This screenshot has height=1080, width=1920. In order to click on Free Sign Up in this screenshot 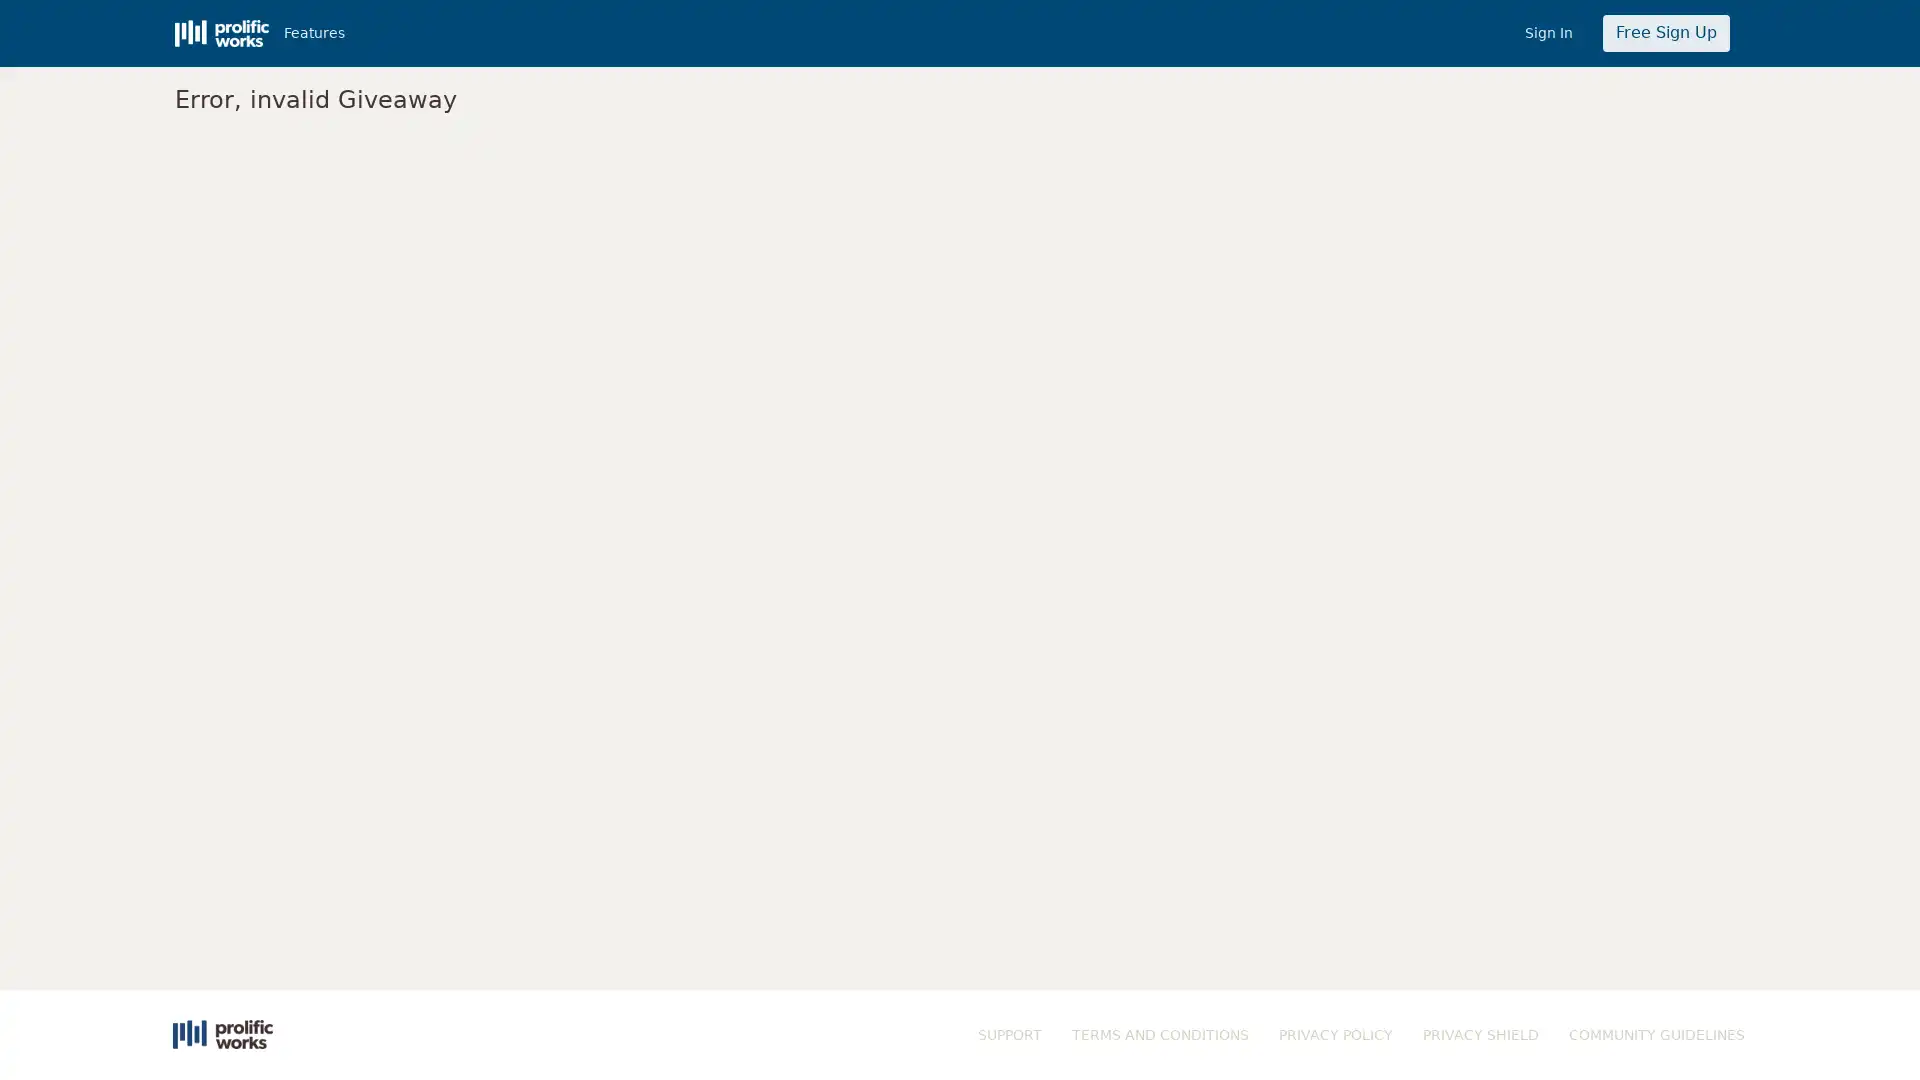, I will do `click(1665, 33)`.